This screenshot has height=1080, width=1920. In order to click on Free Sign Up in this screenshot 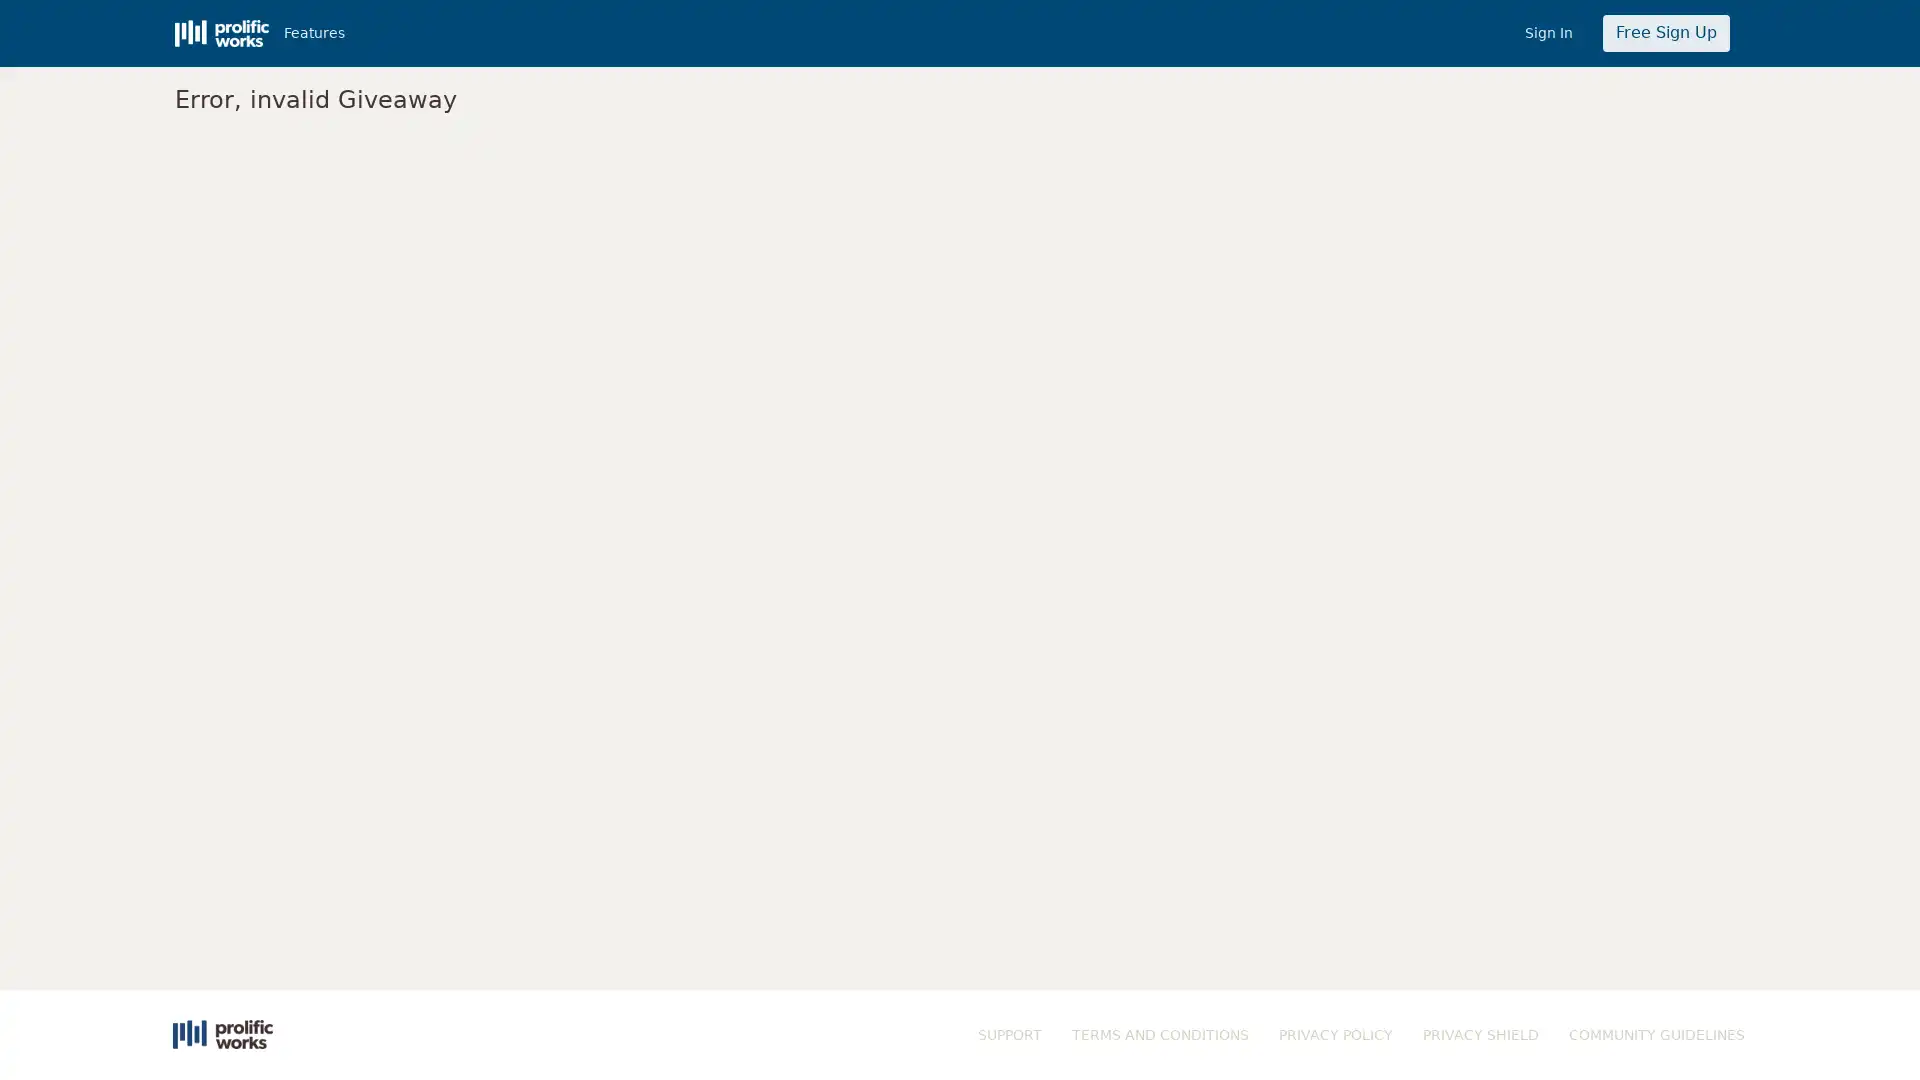, I will do `click(1665, 33)`.